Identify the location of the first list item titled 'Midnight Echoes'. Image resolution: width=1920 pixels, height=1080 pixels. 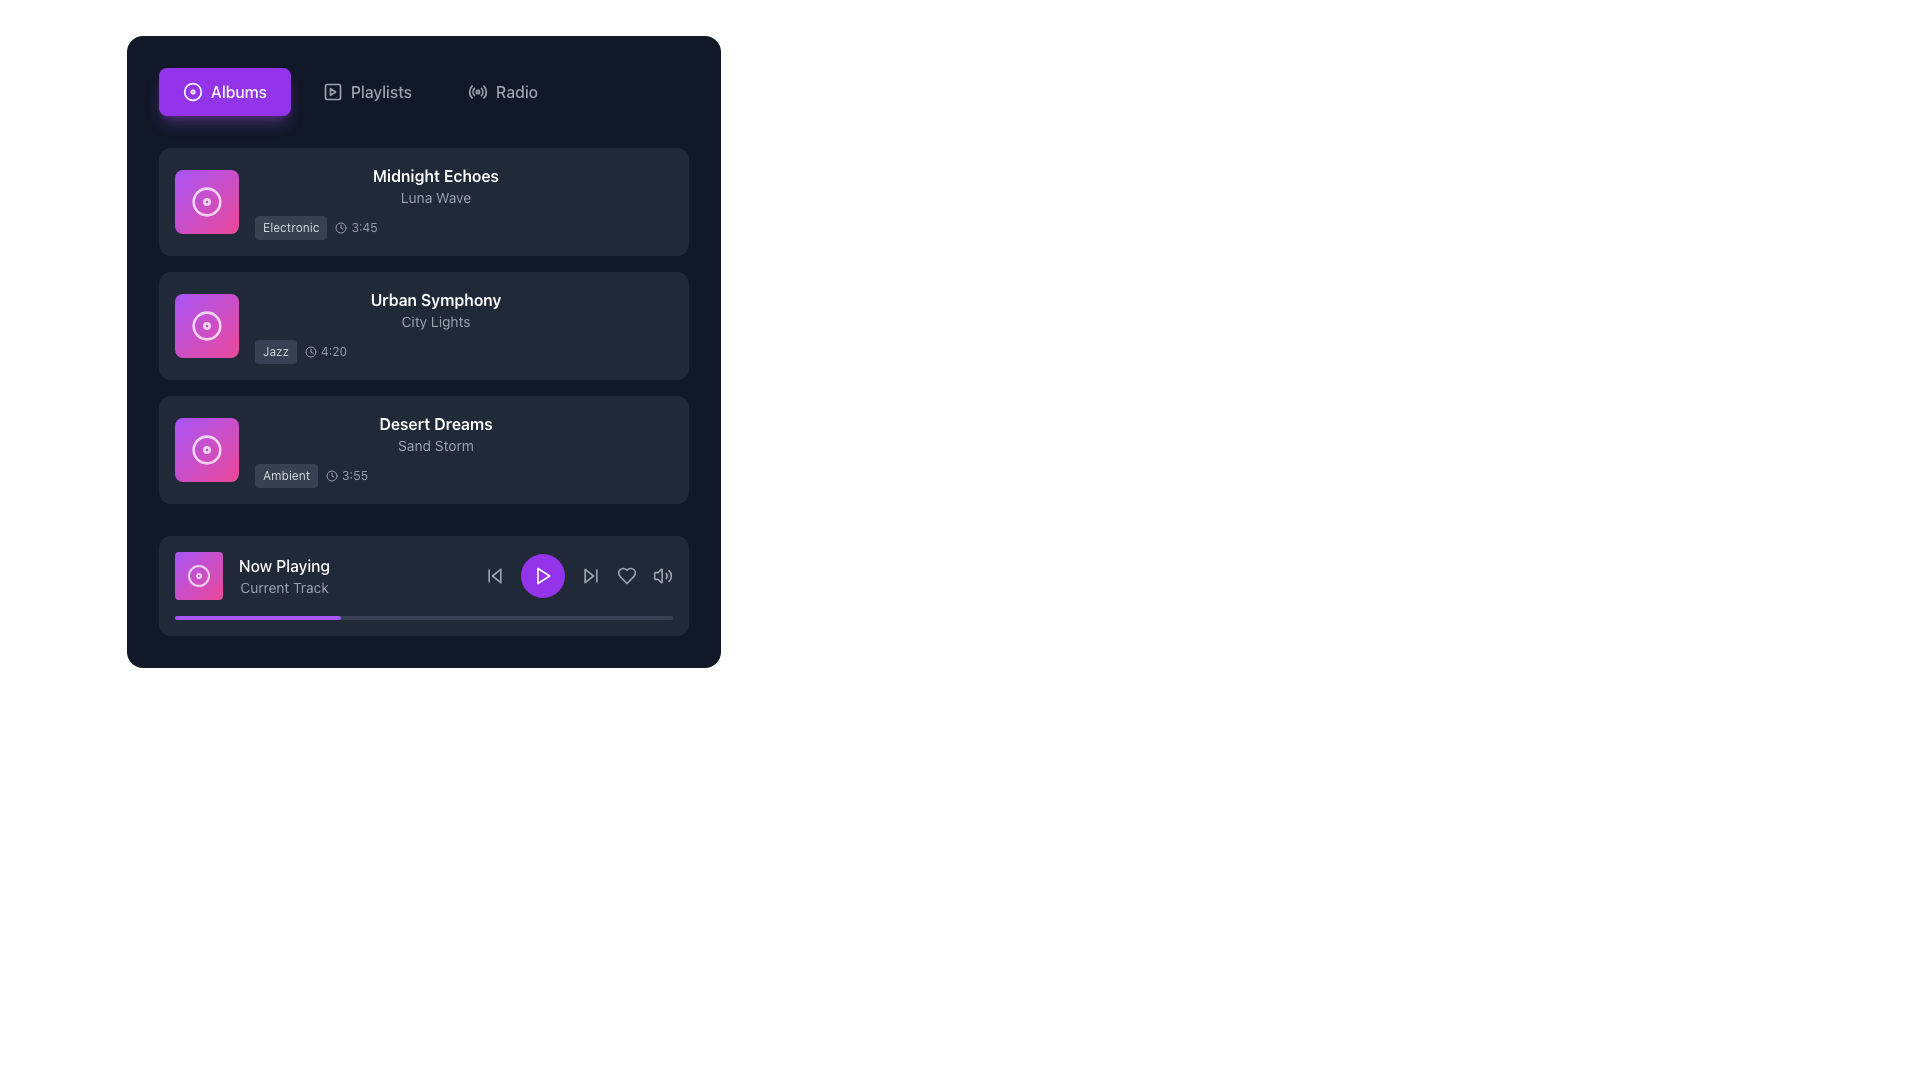
(422, 201).